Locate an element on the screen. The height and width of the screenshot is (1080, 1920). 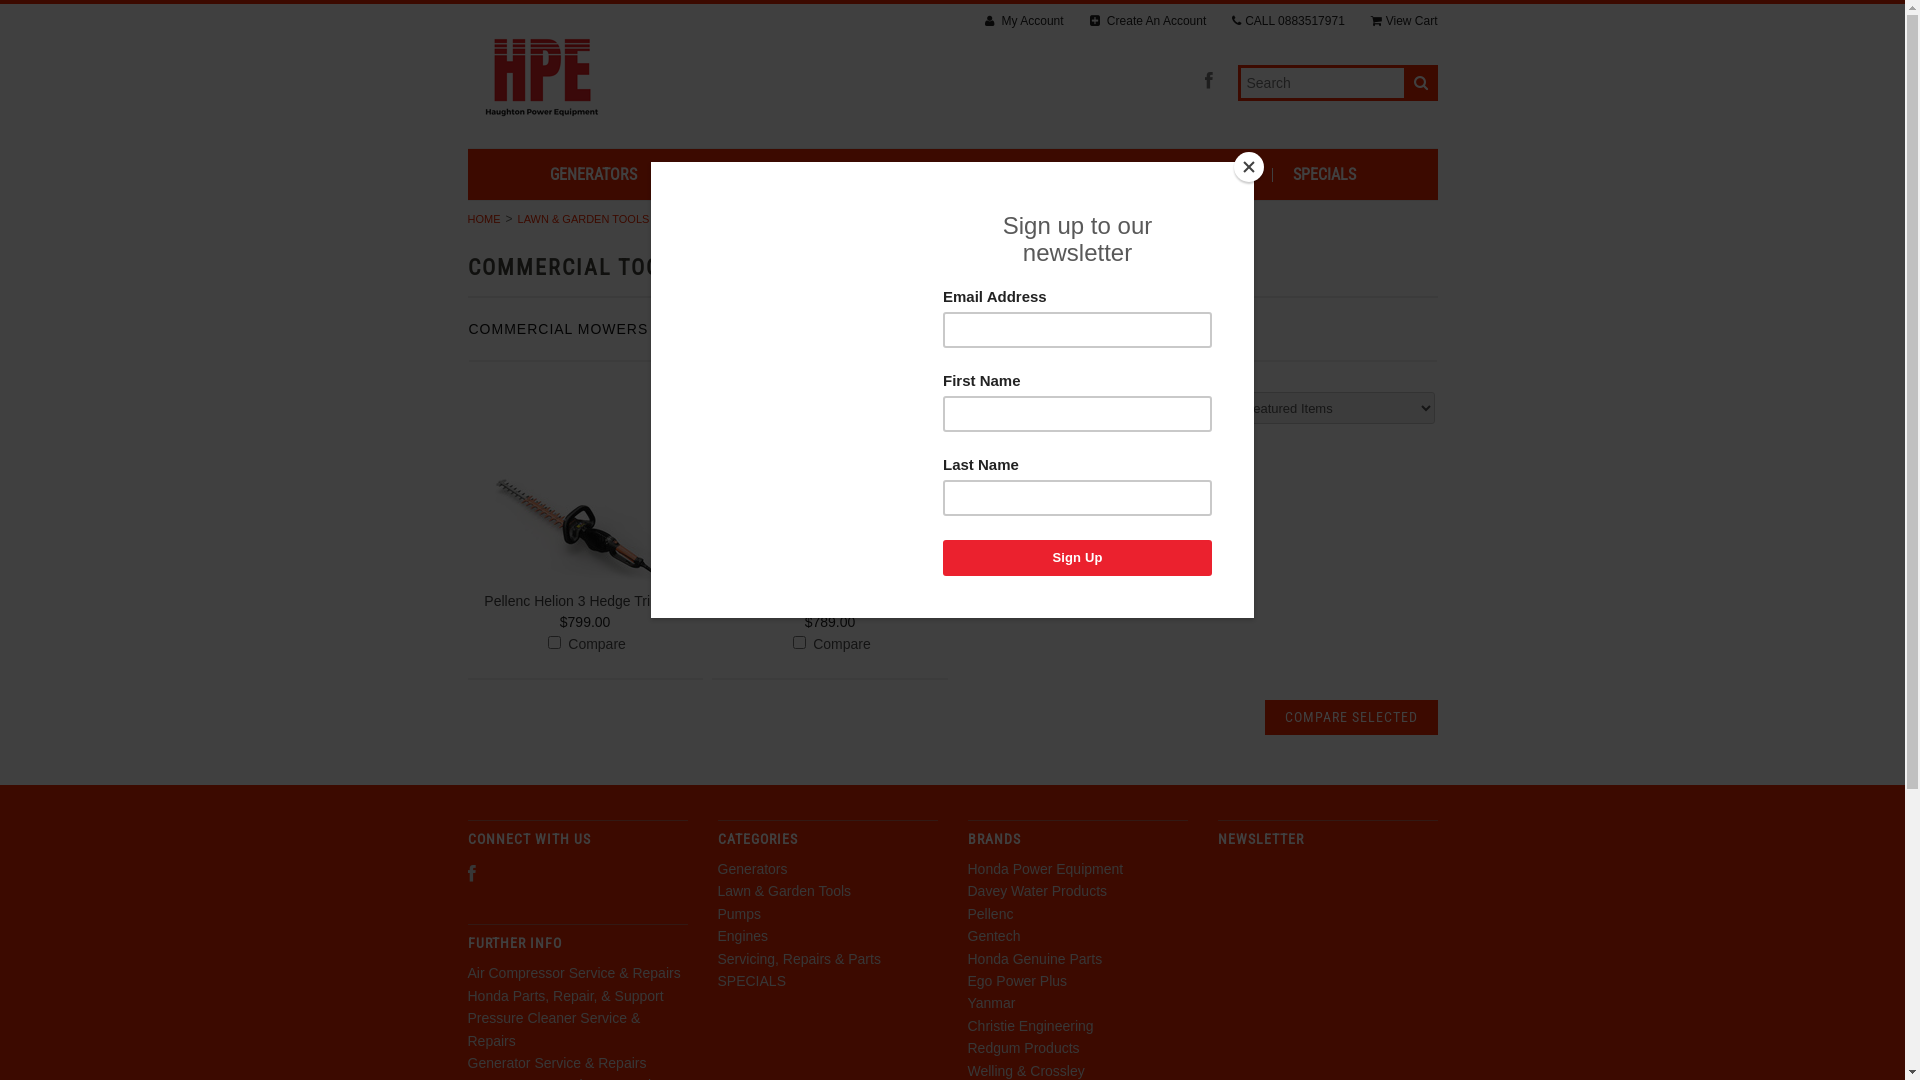
'Christie Engineering' is located at coordinates (1031, 1026).